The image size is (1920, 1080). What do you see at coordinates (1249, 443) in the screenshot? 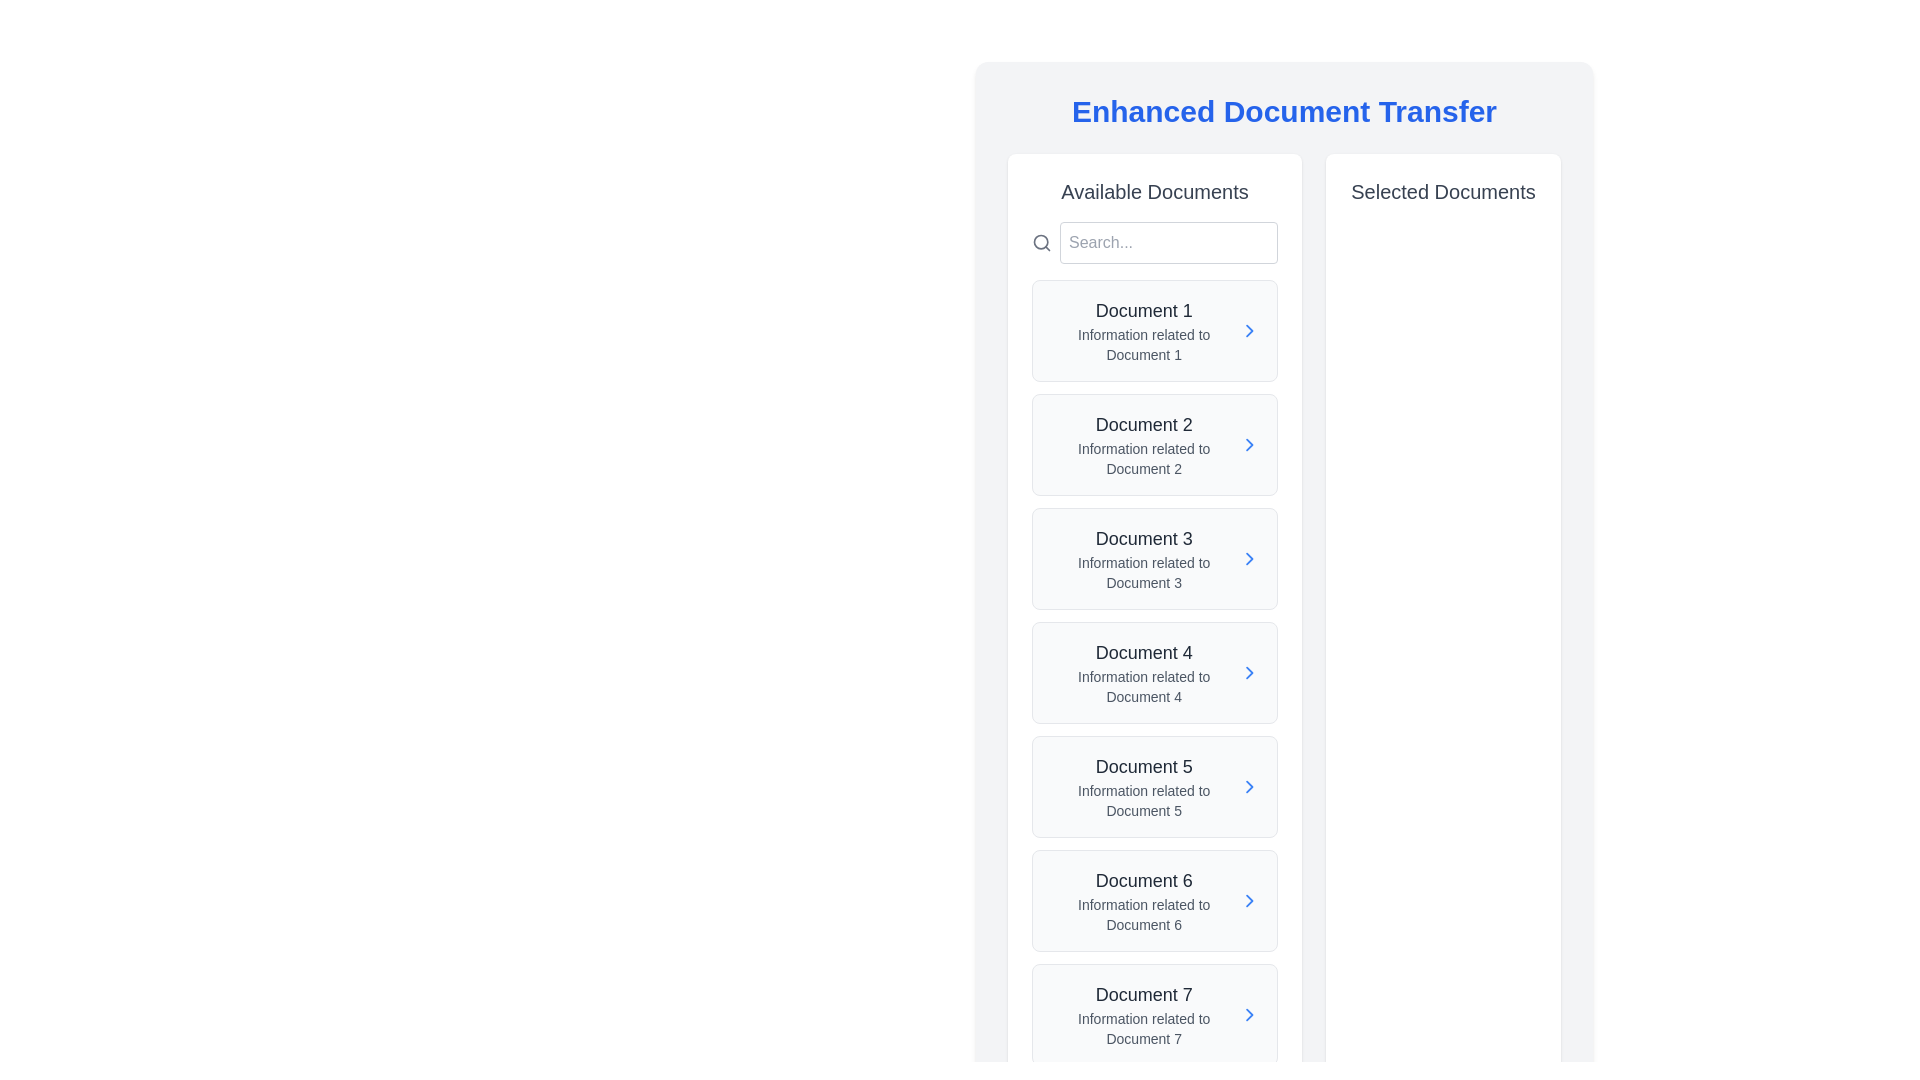
I see `the blue chevron icon/button located at the right edge of the 'Document 2' card to observe its state change` at bounding box center [1249, 443].